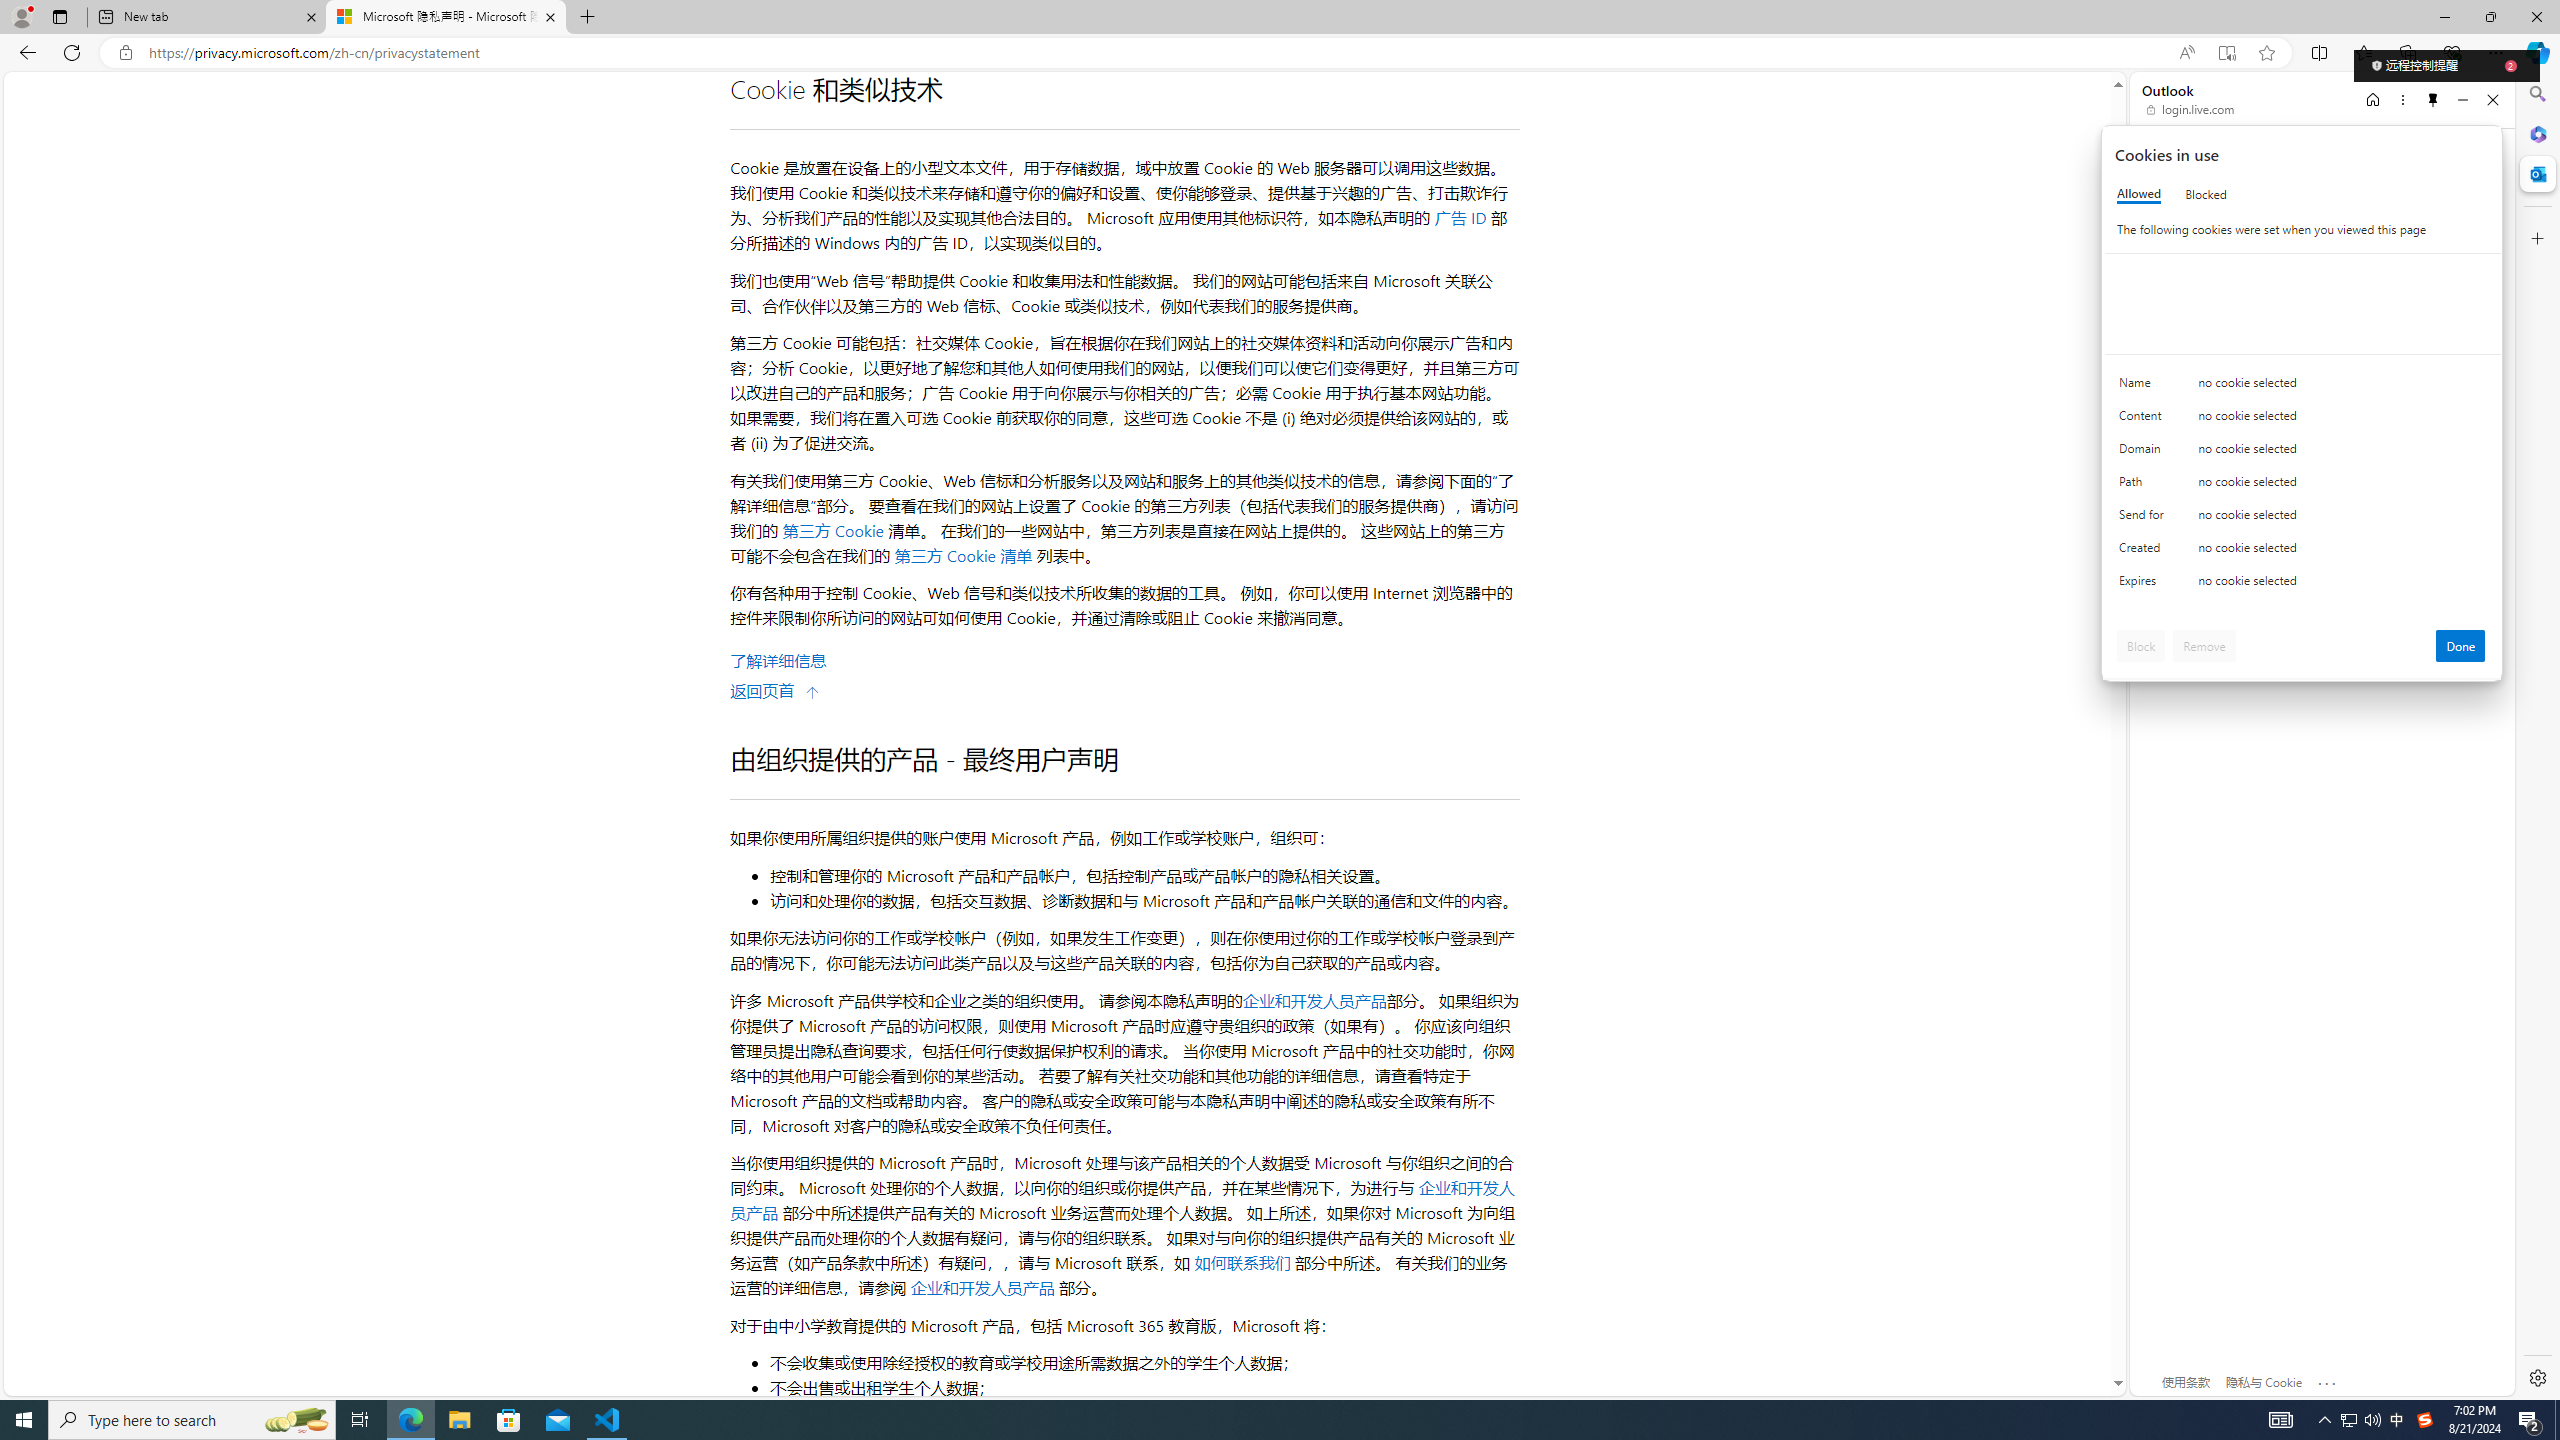 The width and height of the screenshot is (2560, 1440). I want to click on 'Name', so click(2144, 386).